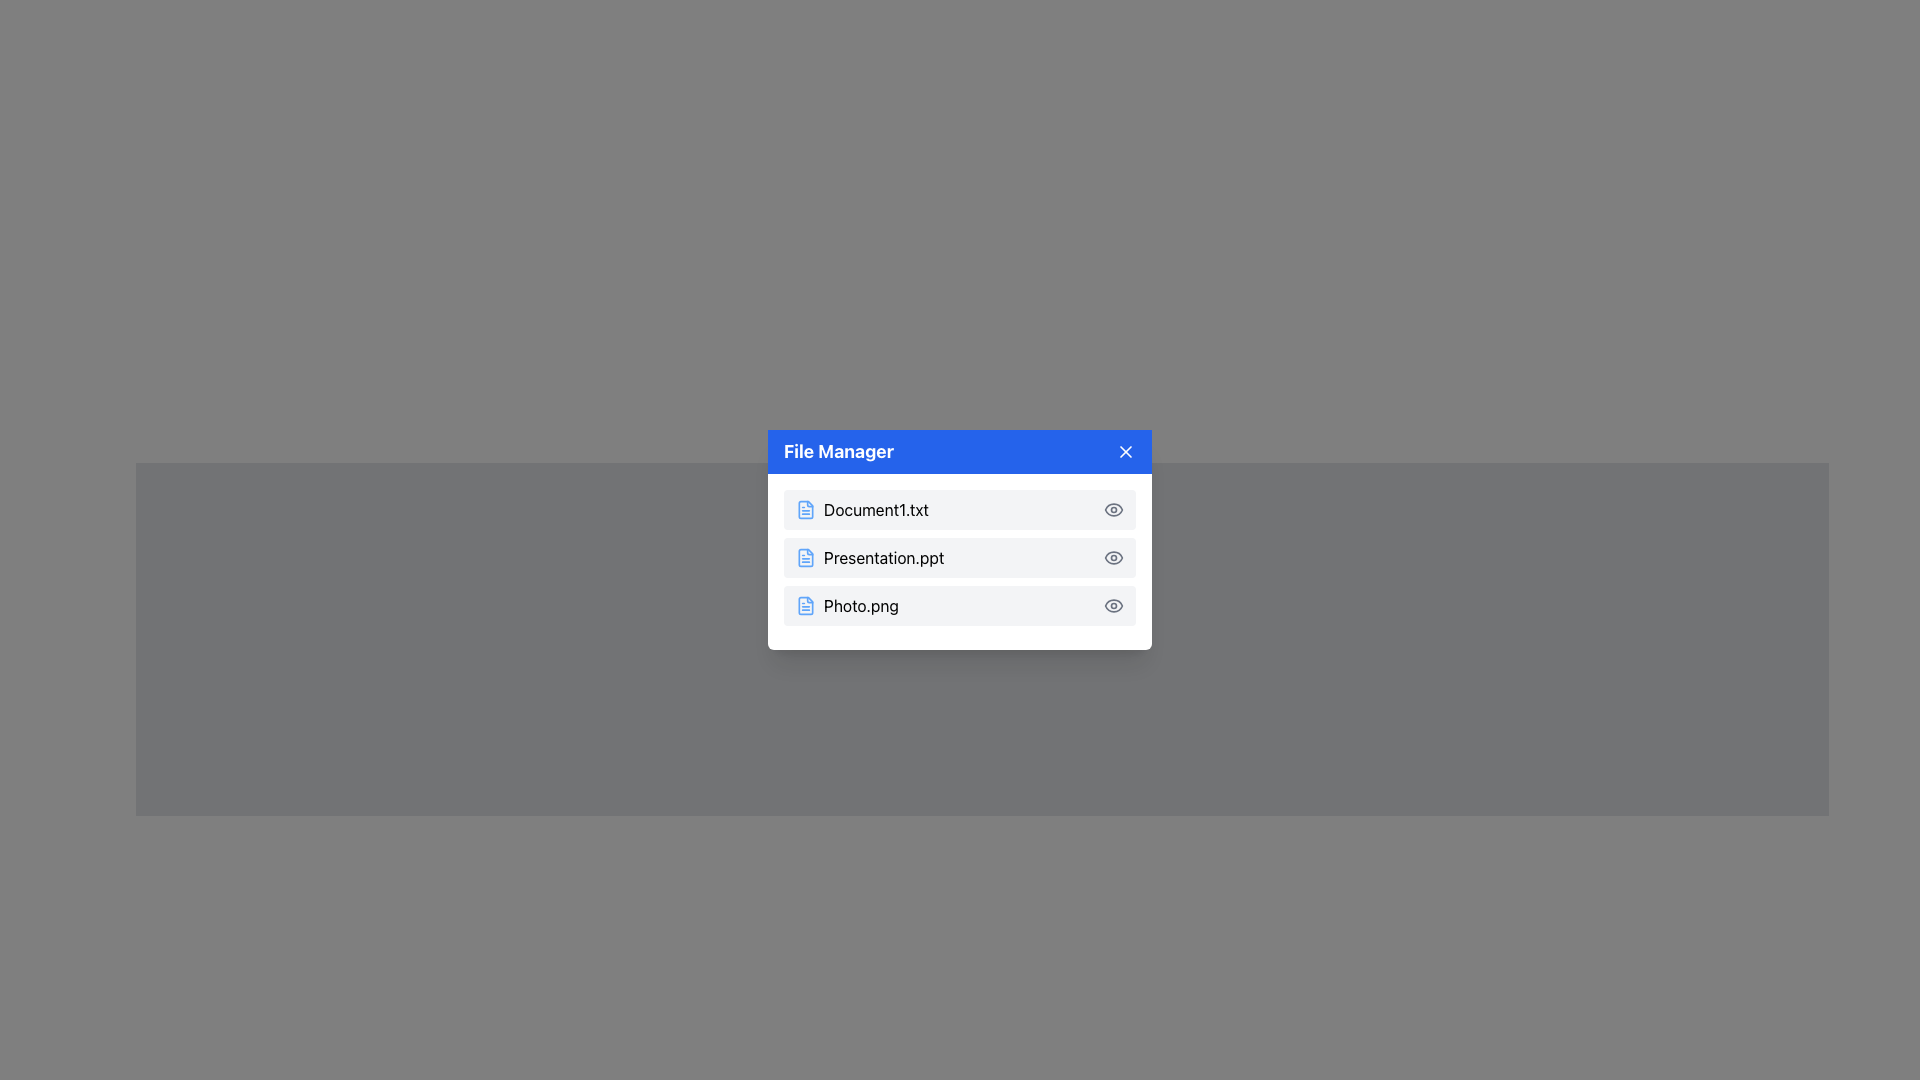 The height and width of the screenshot is (1080, 1920). Describe the element at coordinates (960, 540) in the screenshot. I see `the second row of the modal dialog that displays information about the file 'Presentation.ppt'` at that location.